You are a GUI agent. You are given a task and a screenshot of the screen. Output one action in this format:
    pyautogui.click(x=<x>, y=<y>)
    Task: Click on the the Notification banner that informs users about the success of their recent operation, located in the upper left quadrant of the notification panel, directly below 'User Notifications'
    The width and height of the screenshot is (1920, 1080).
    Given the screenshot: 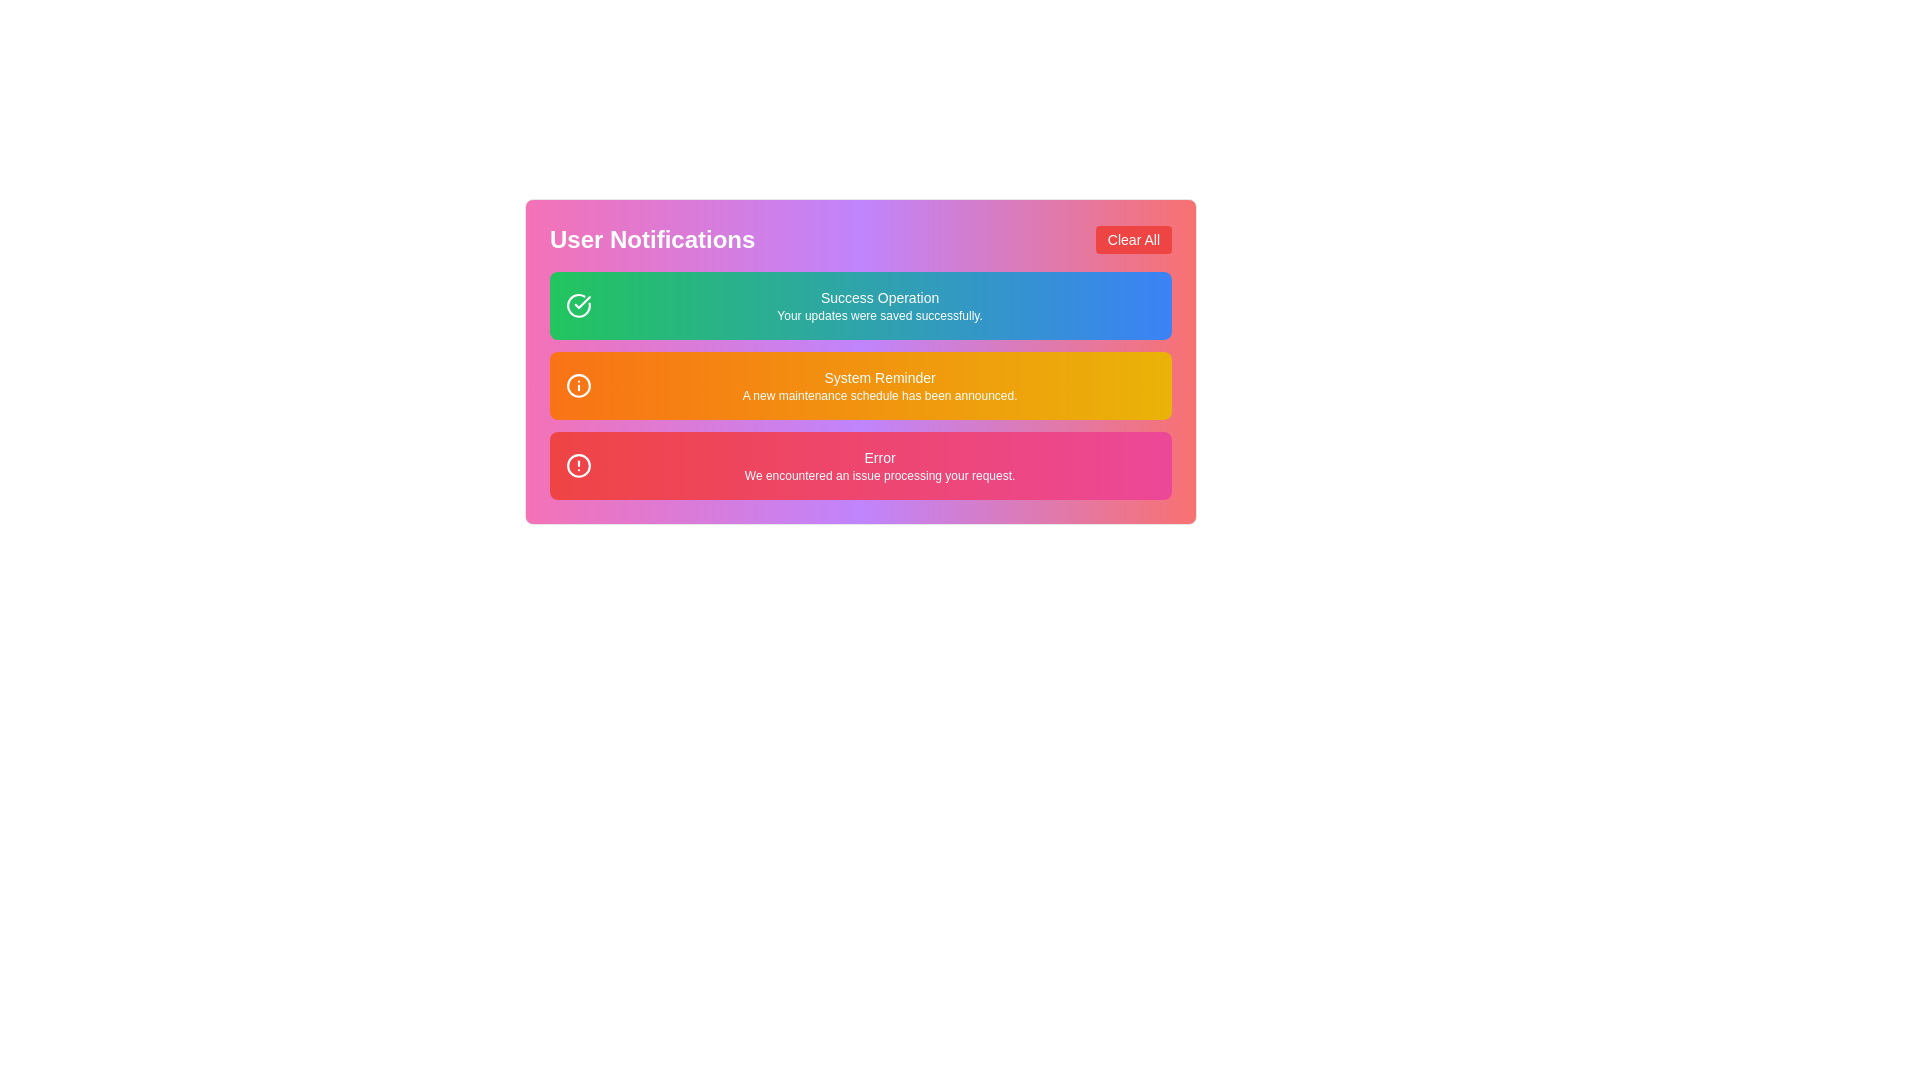 What is the action you would take?
    pyautogui.click(x=880, y=305)
    